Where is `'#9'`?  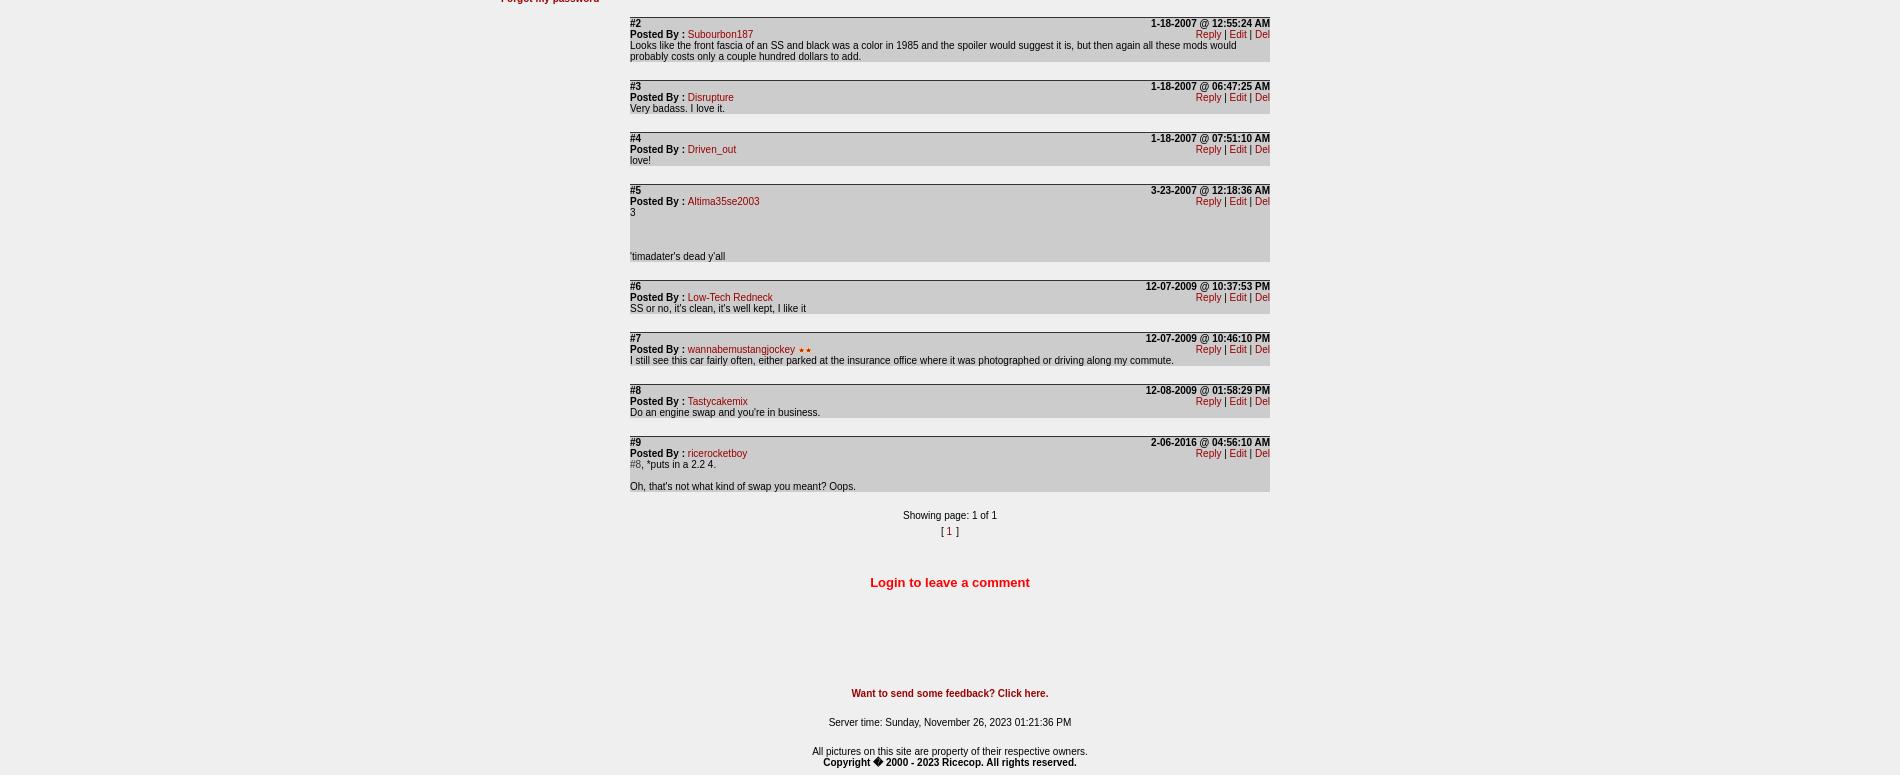
'#9' is located at coordinates (630, 442).